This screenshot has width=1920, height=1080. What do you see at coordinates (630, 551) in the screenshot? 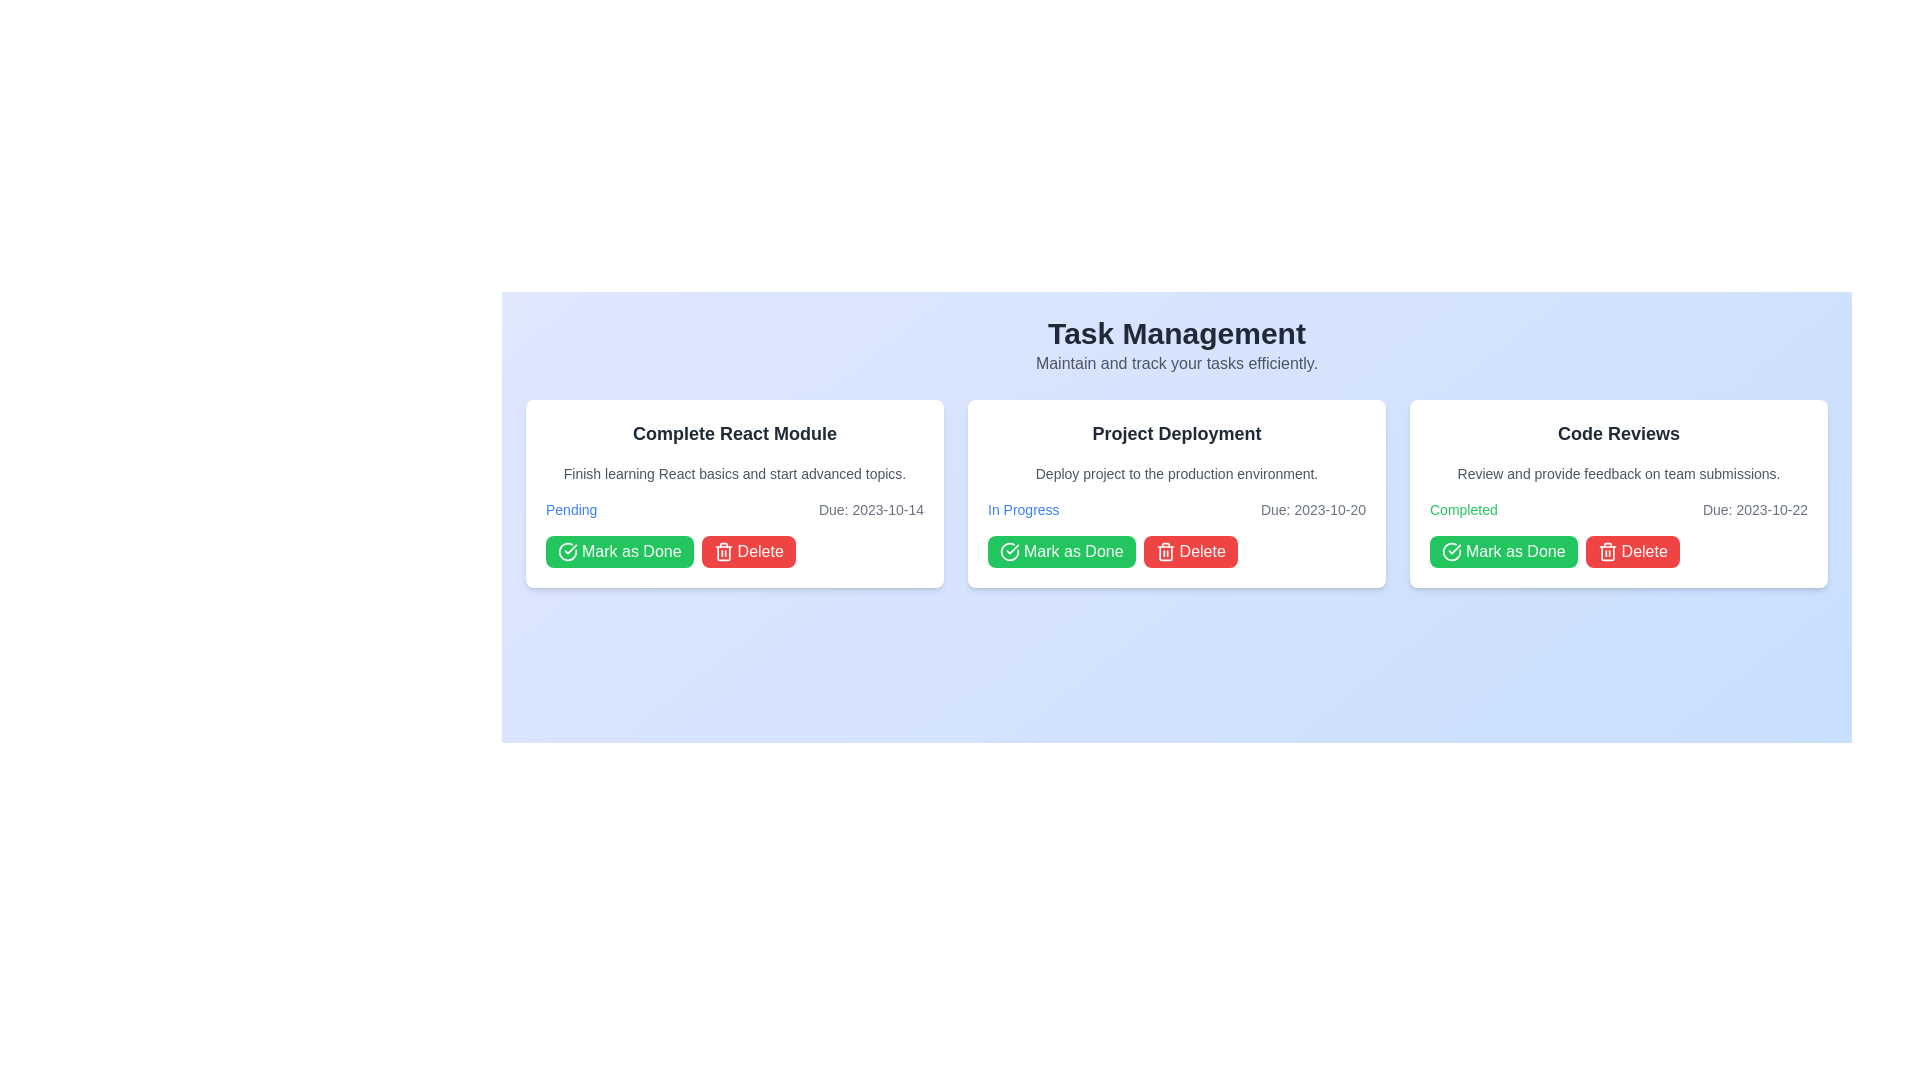
I see `text label 'Mark as Done' displayed in white font on a green button with rounded corners located at the bottom-left corner of the task card for 'Complete React Module'` at bounding box center [630, 551].